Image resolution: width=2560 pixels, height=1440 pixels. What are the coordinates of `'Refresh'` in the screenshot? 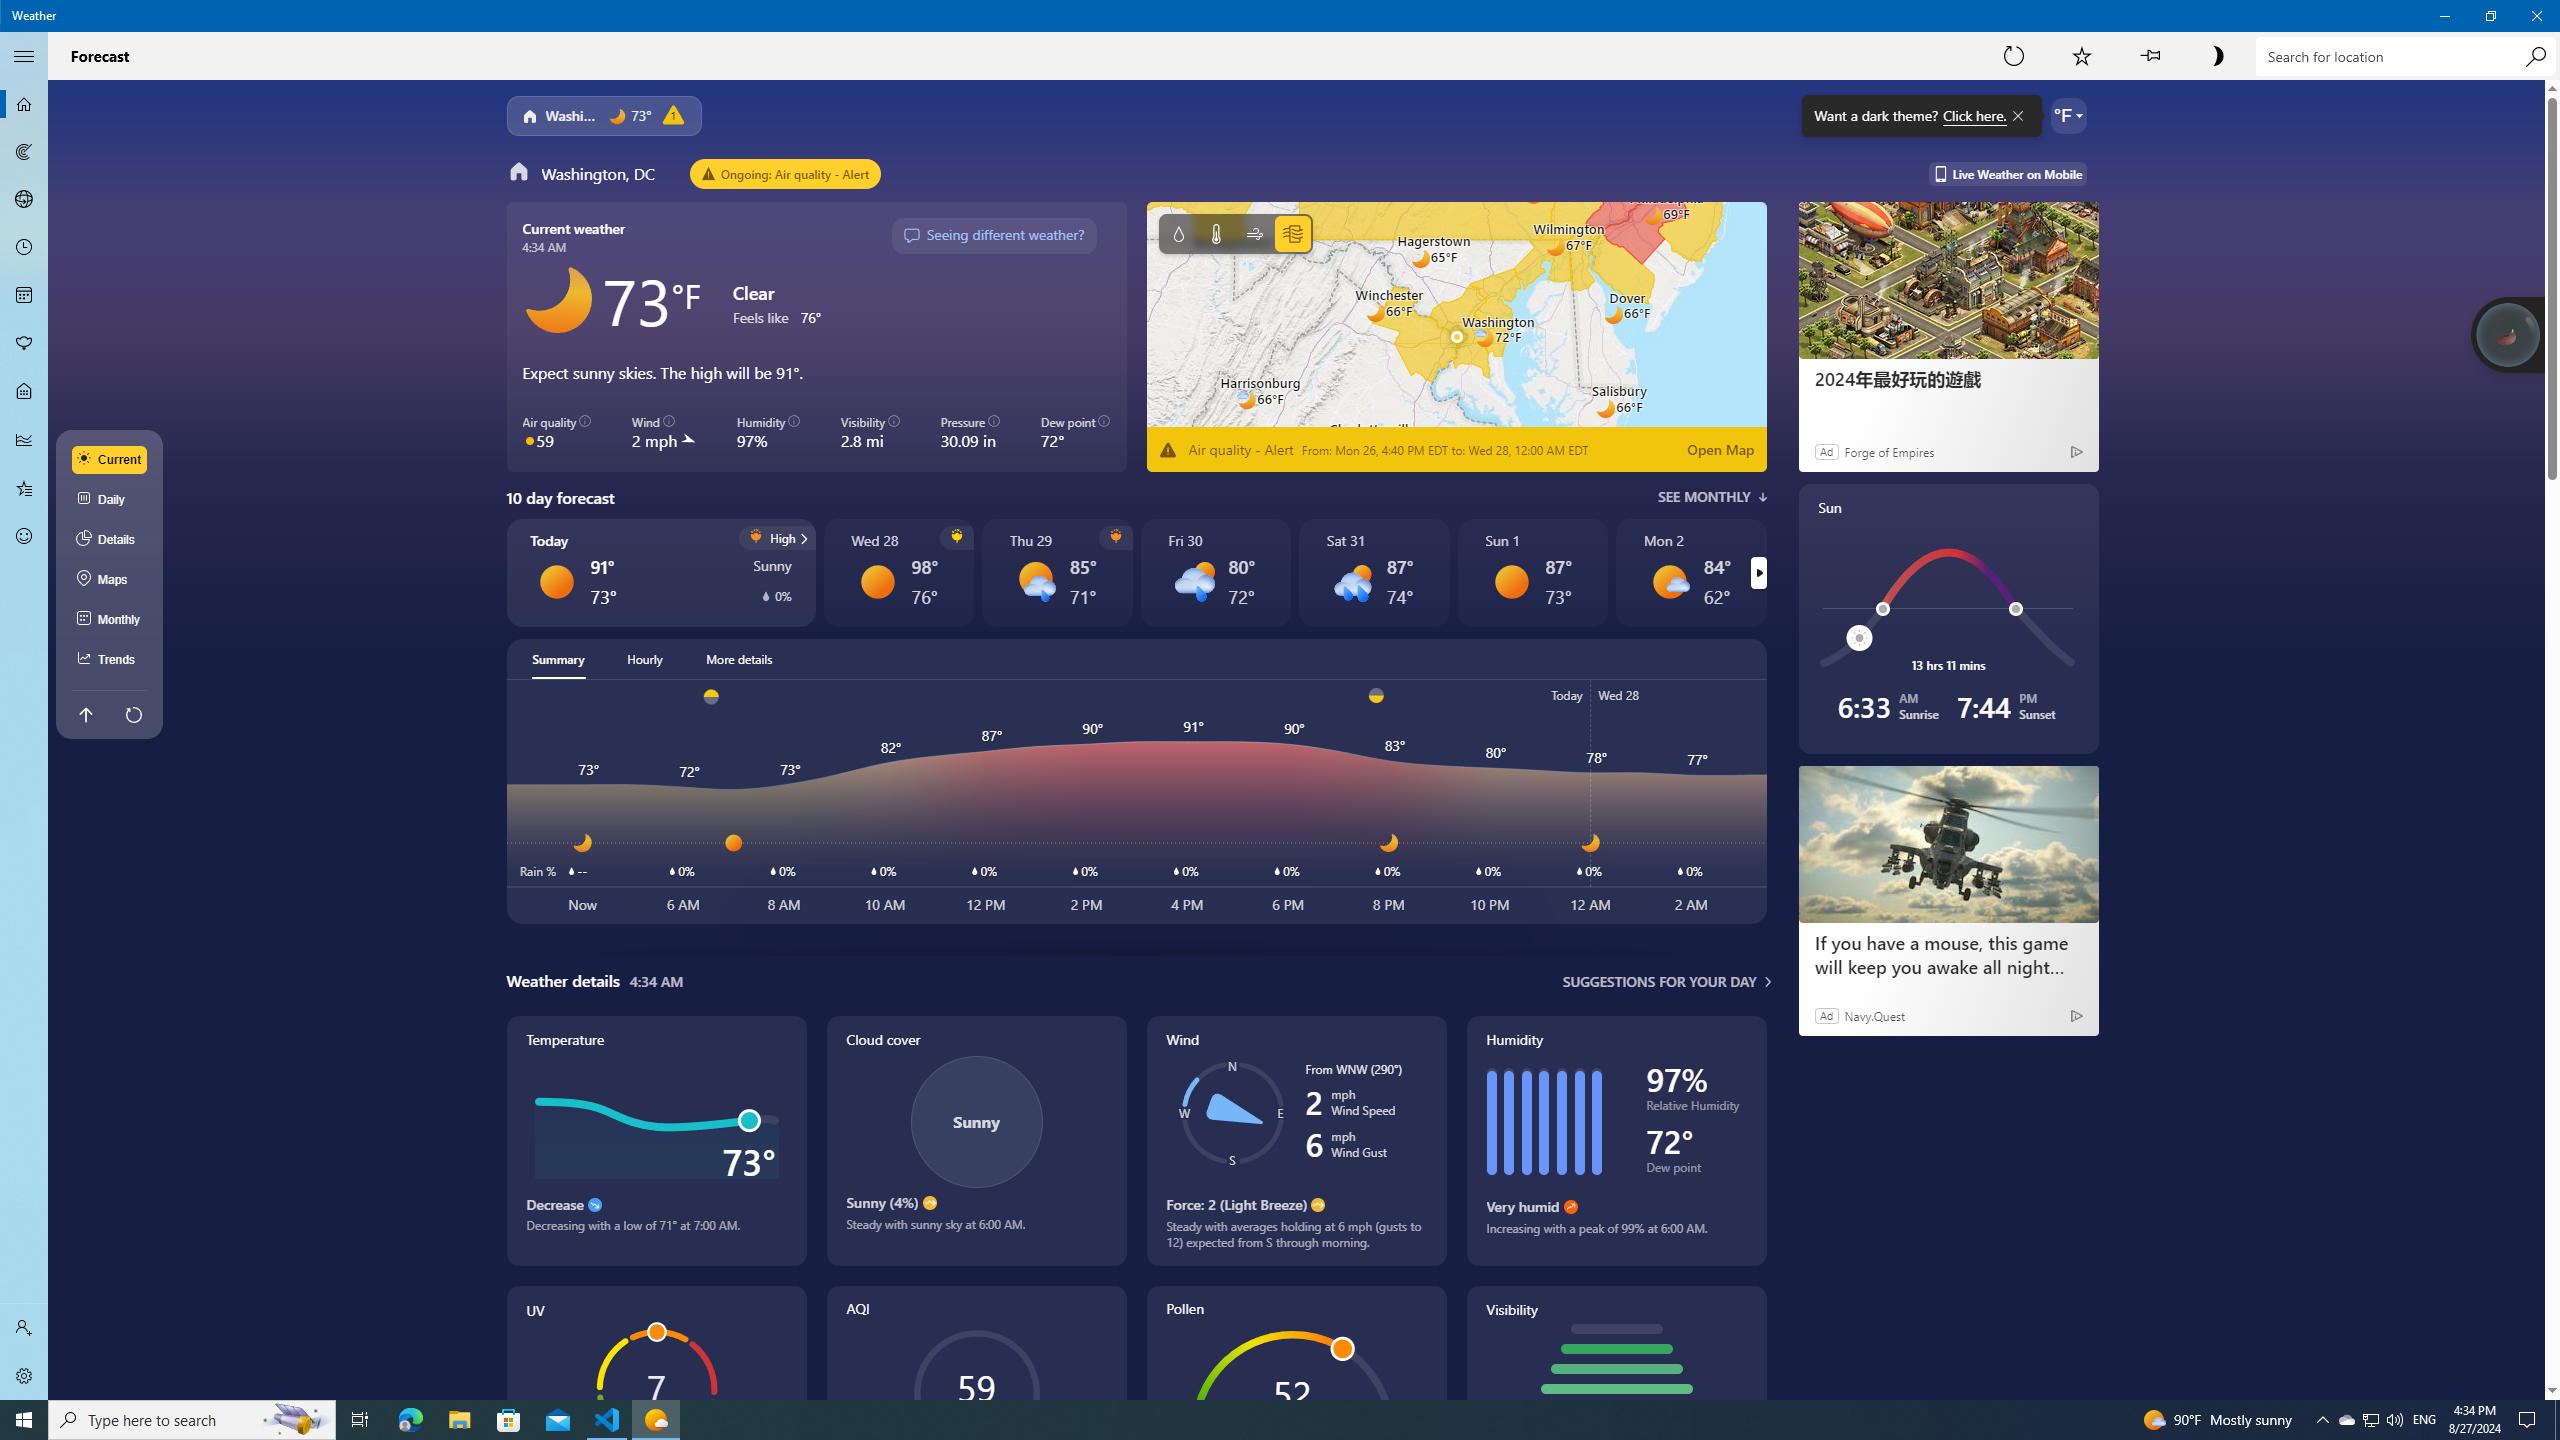 It's located at (2013, 55).